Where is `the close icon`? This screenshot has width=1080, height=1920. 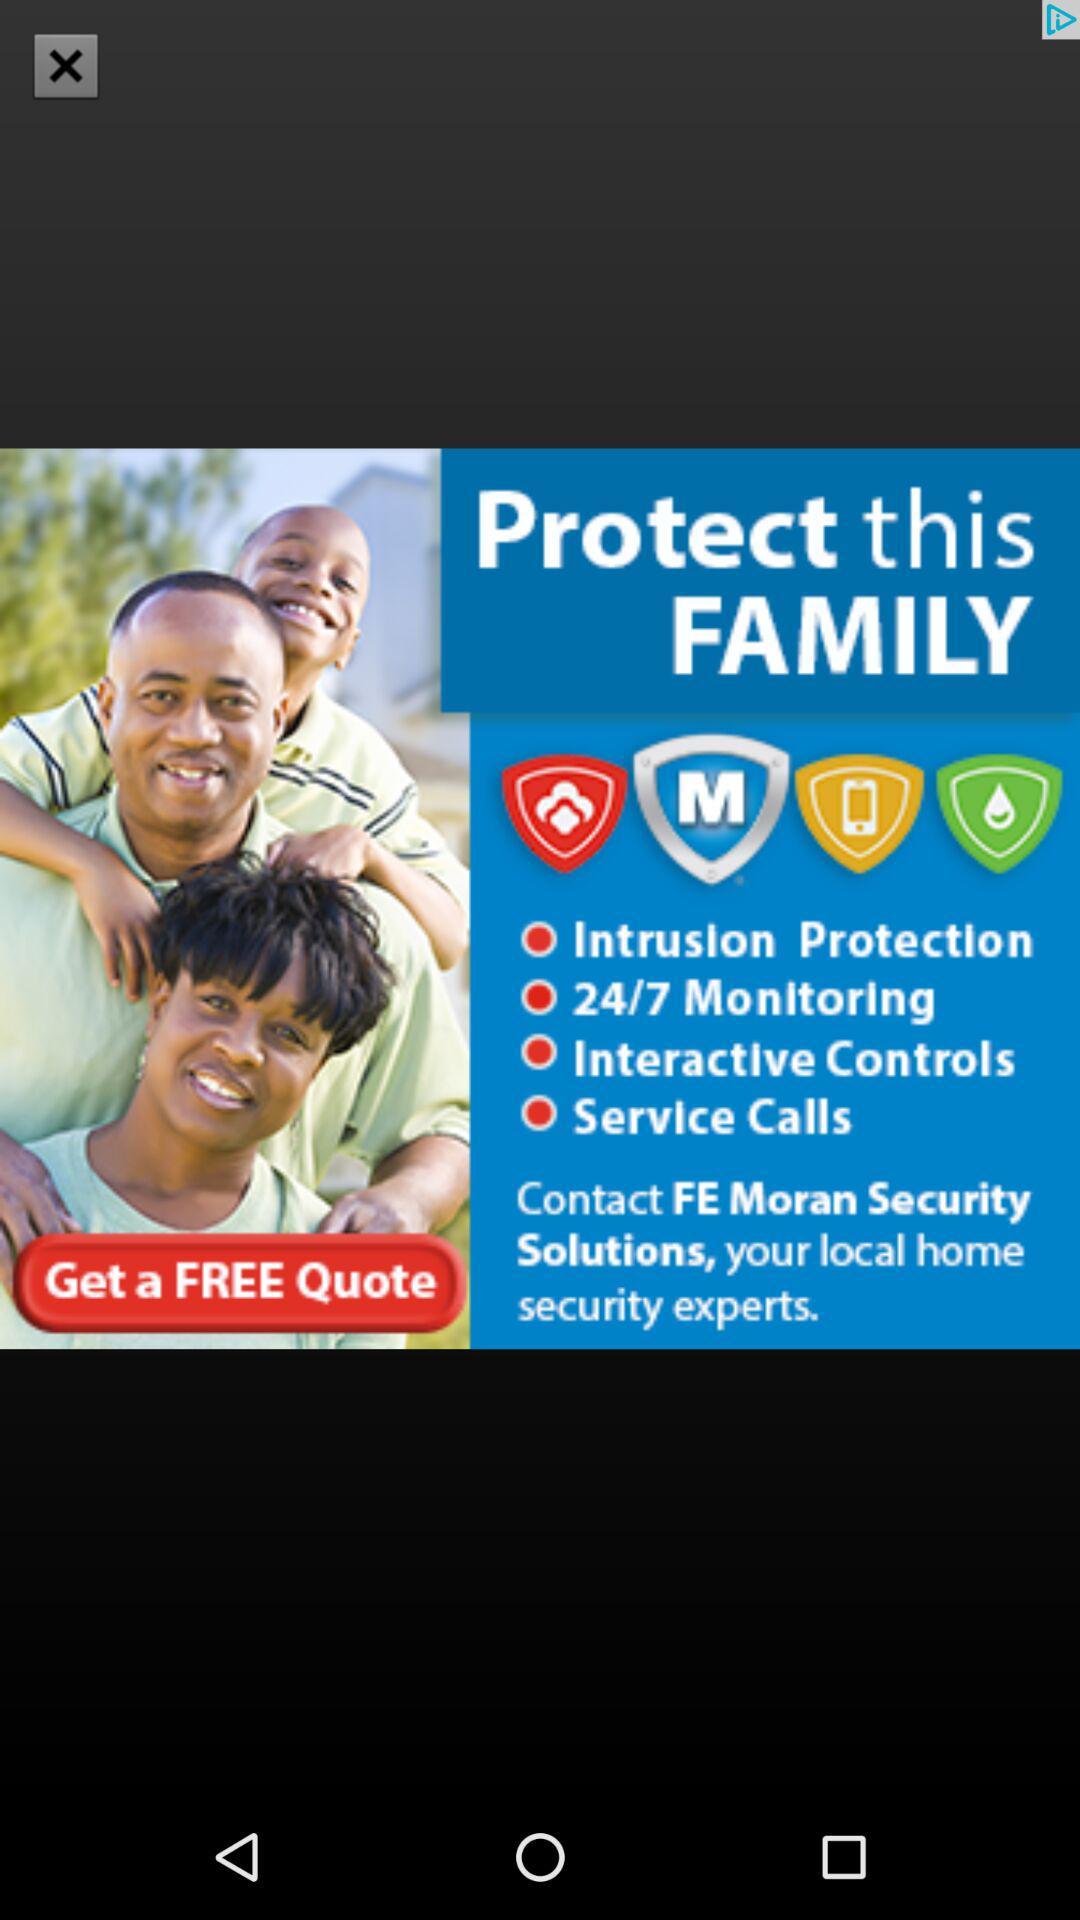 the close icon is located at coordinates (64, 70).